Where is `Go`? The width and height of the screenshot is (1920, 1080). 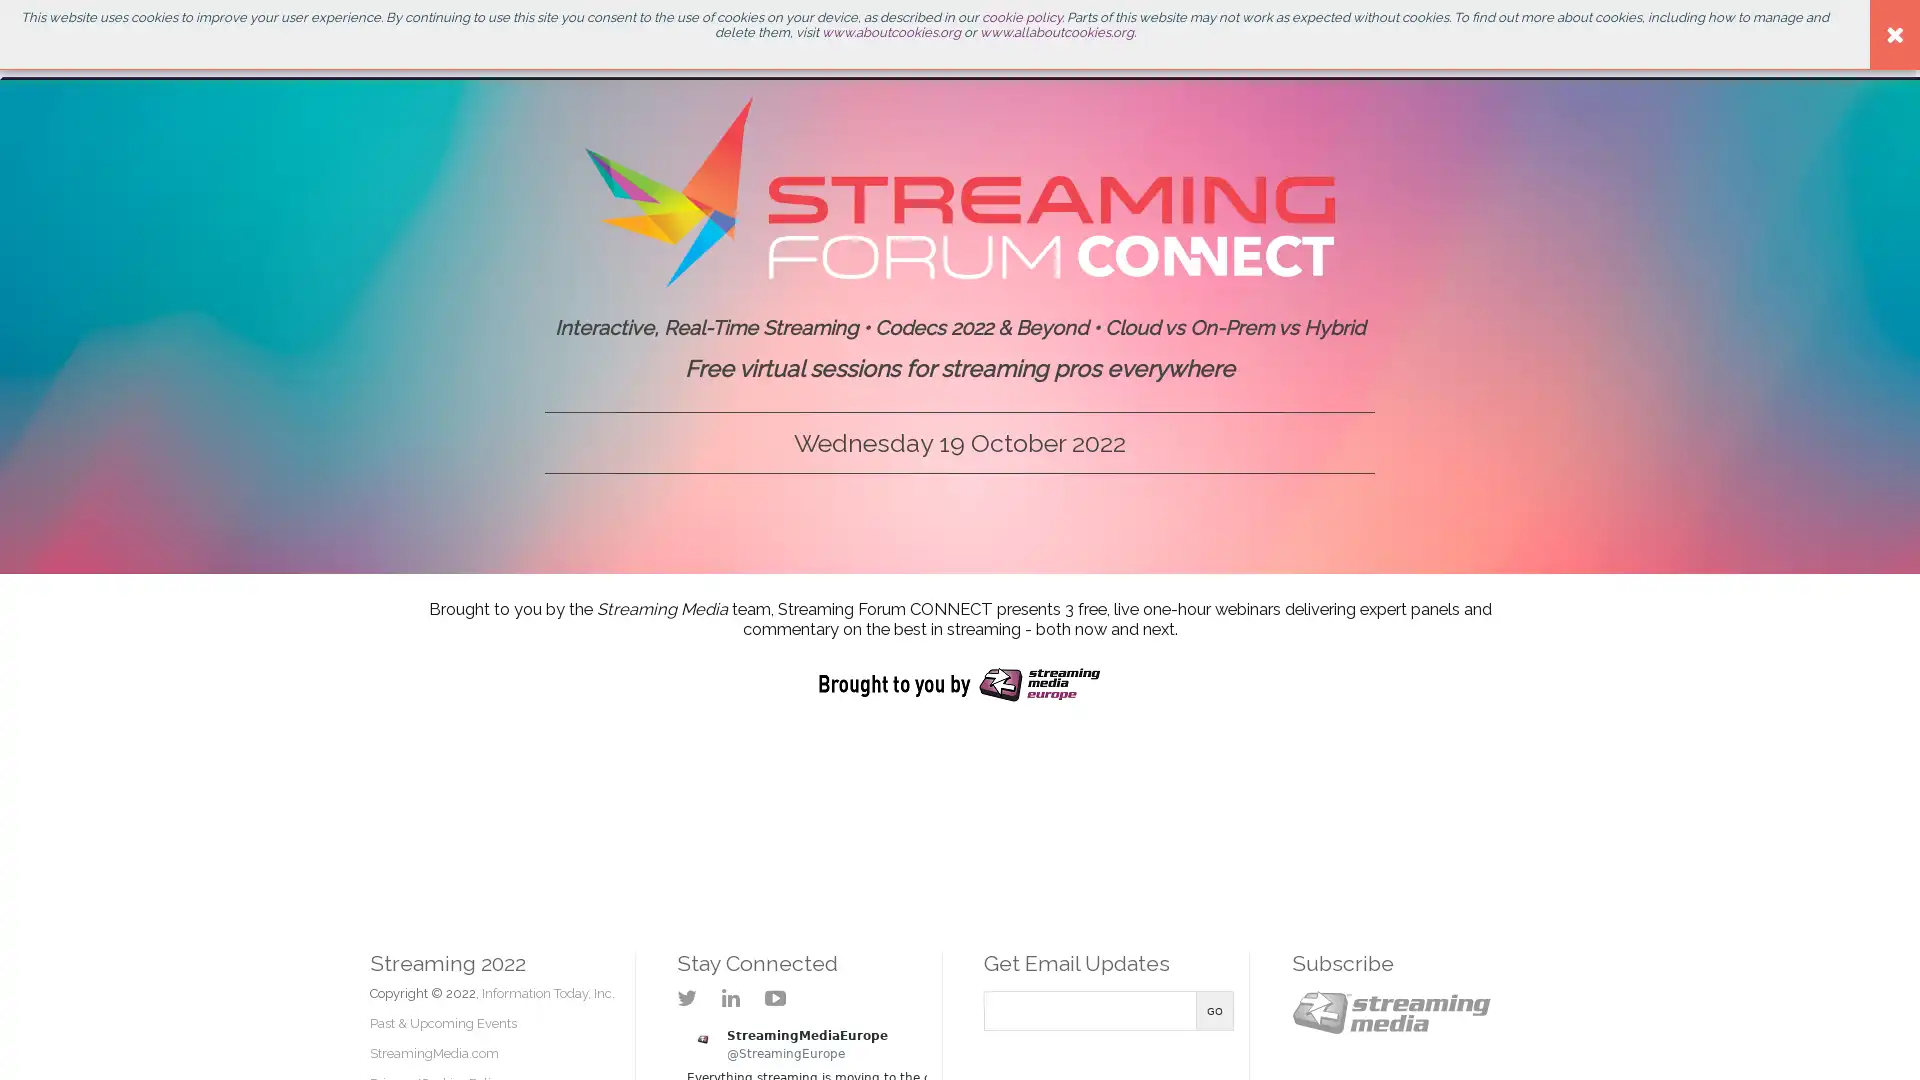
Go is located at coordinates (1213, 1010).